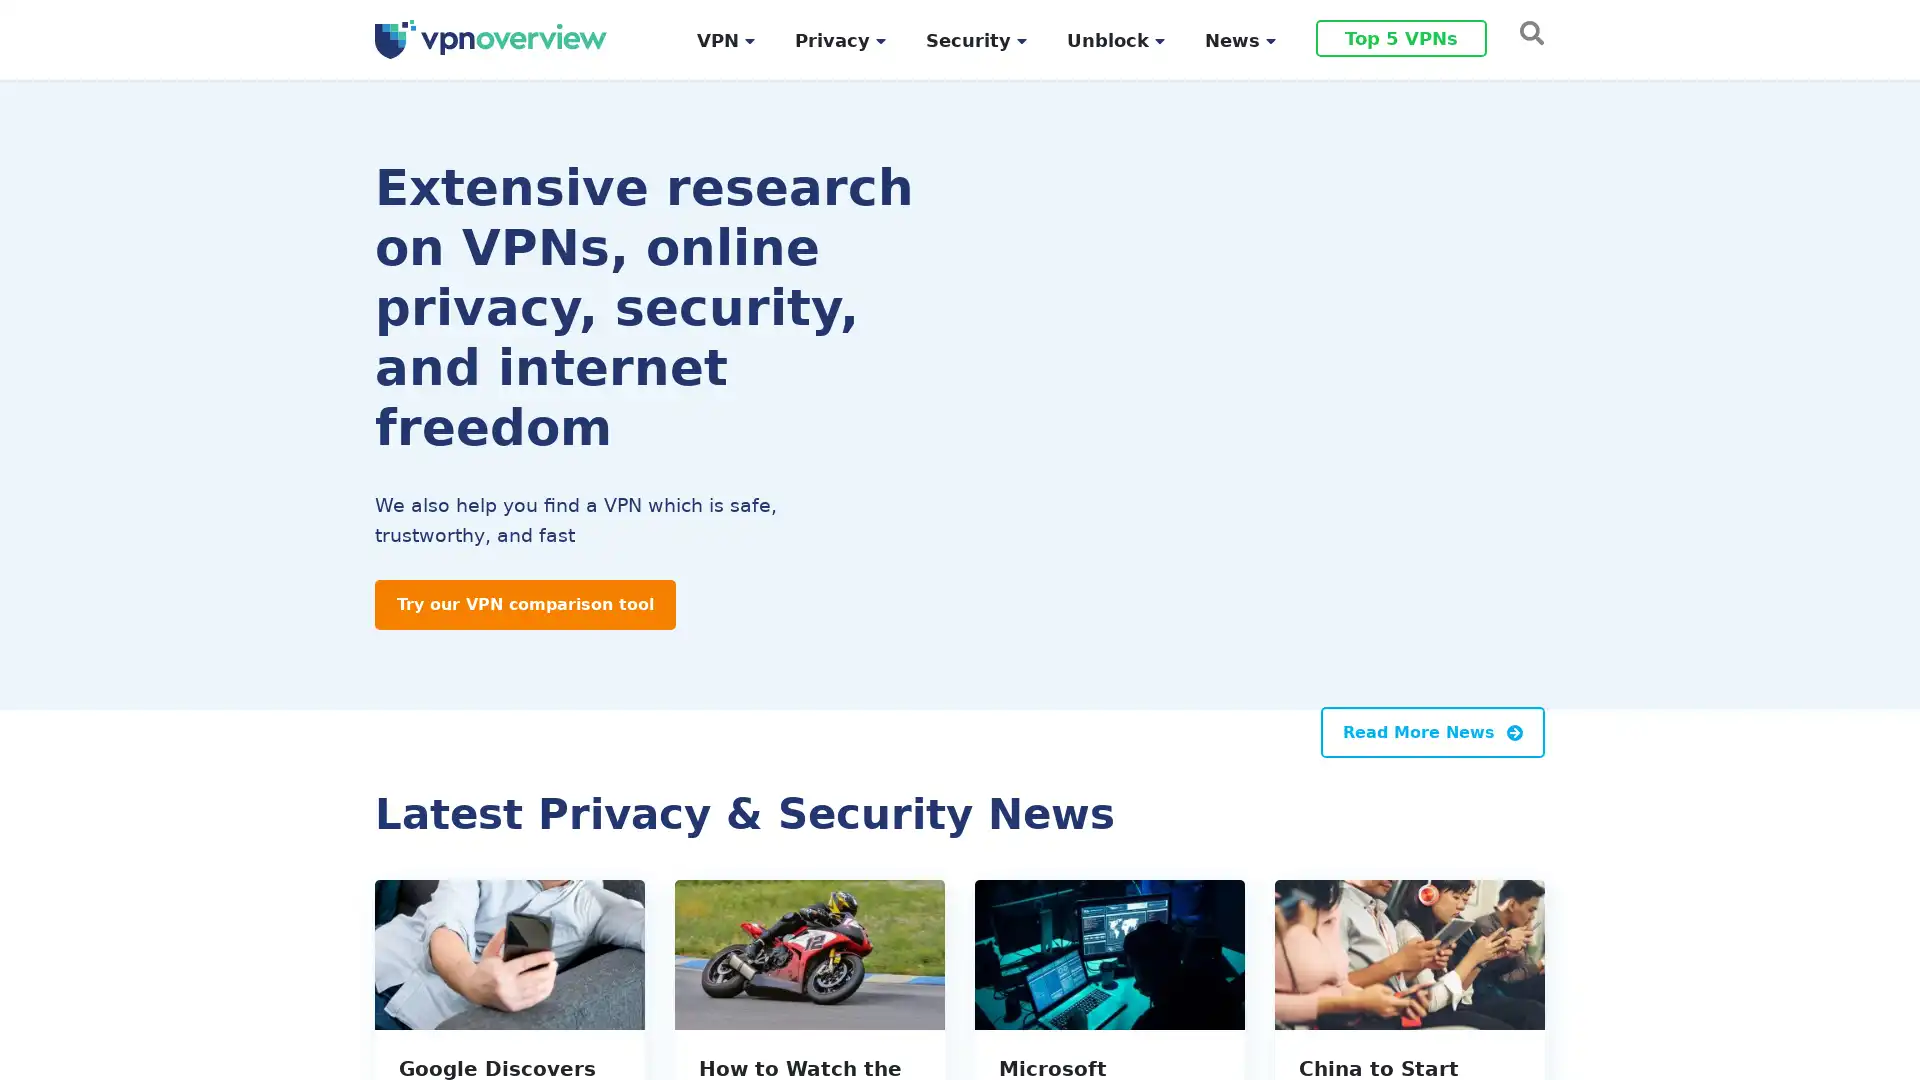  What do you see at coordinates (1525, 31) in the screenshot?
I see `Search` at bounding box center [1525, 31].